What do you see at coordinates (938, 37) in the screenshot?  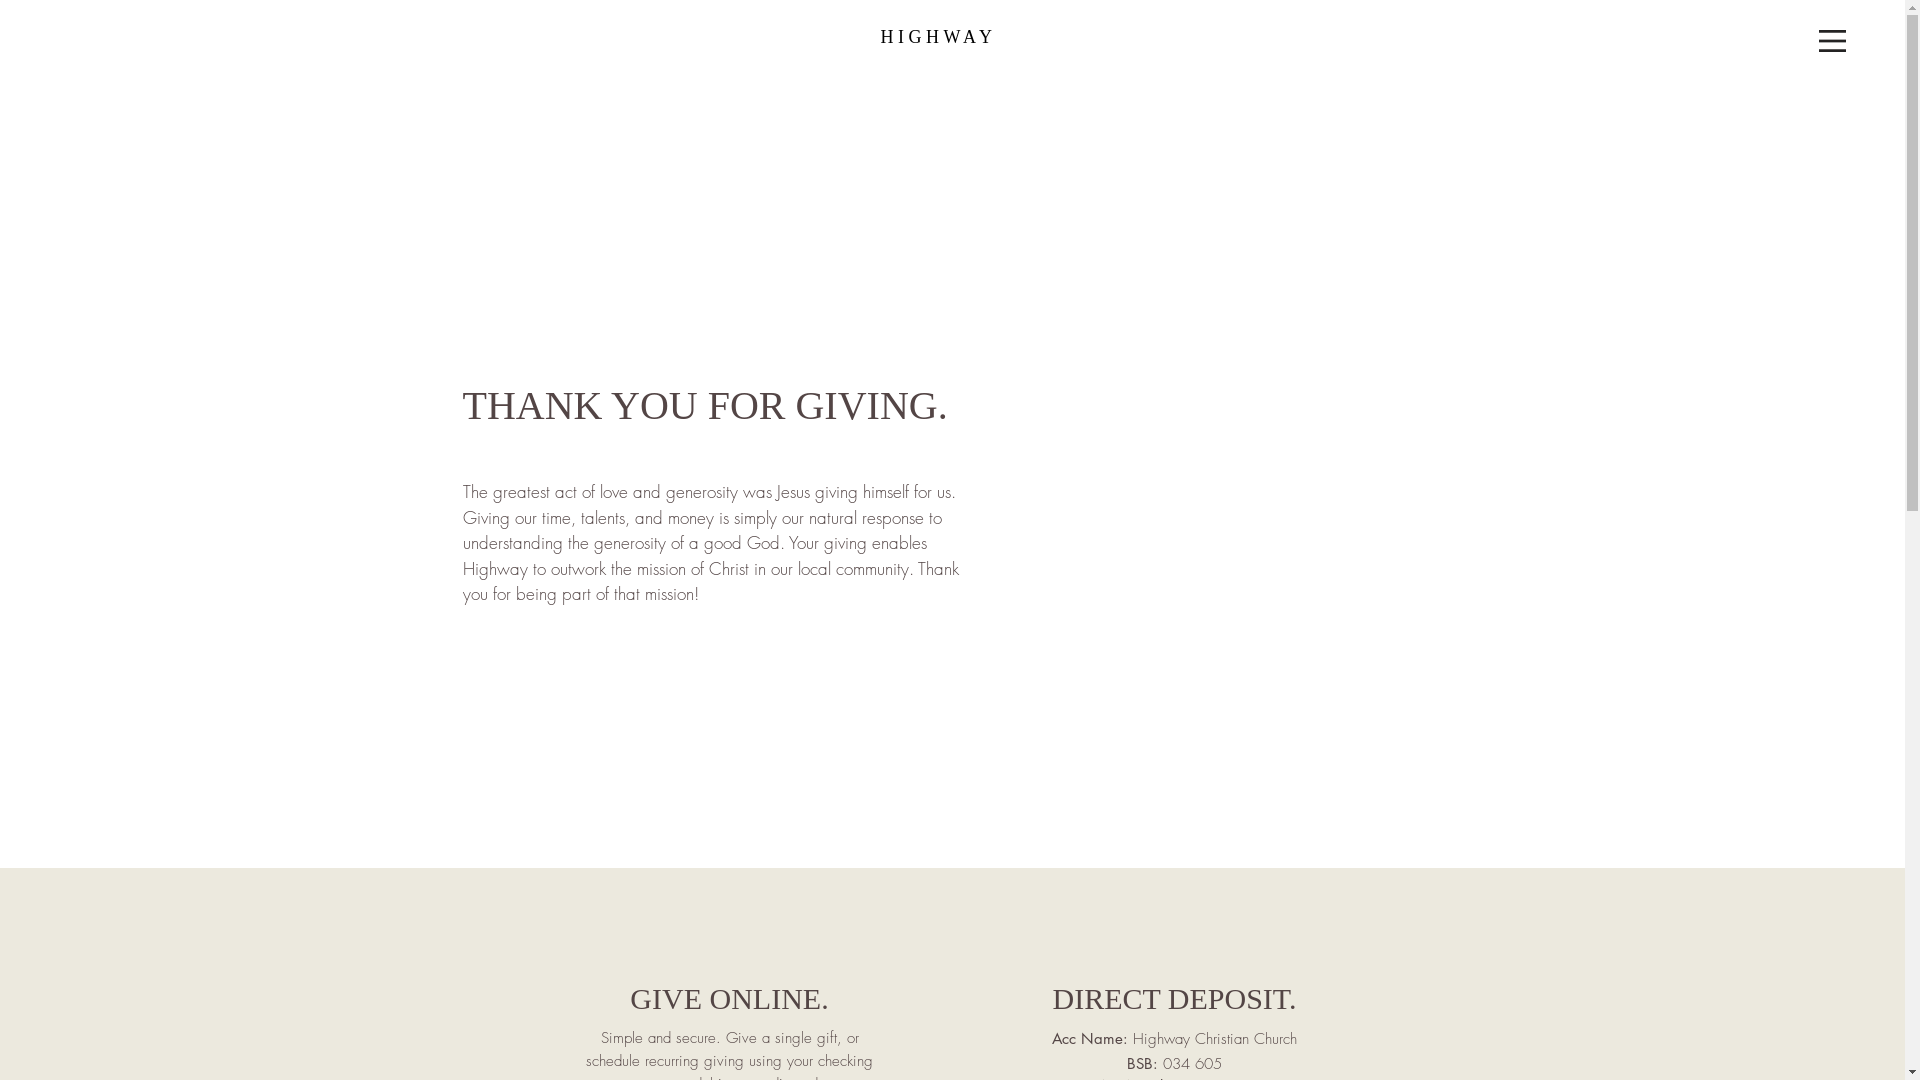 I see `'HIGHWAY'` at bounding box center [938, 37].